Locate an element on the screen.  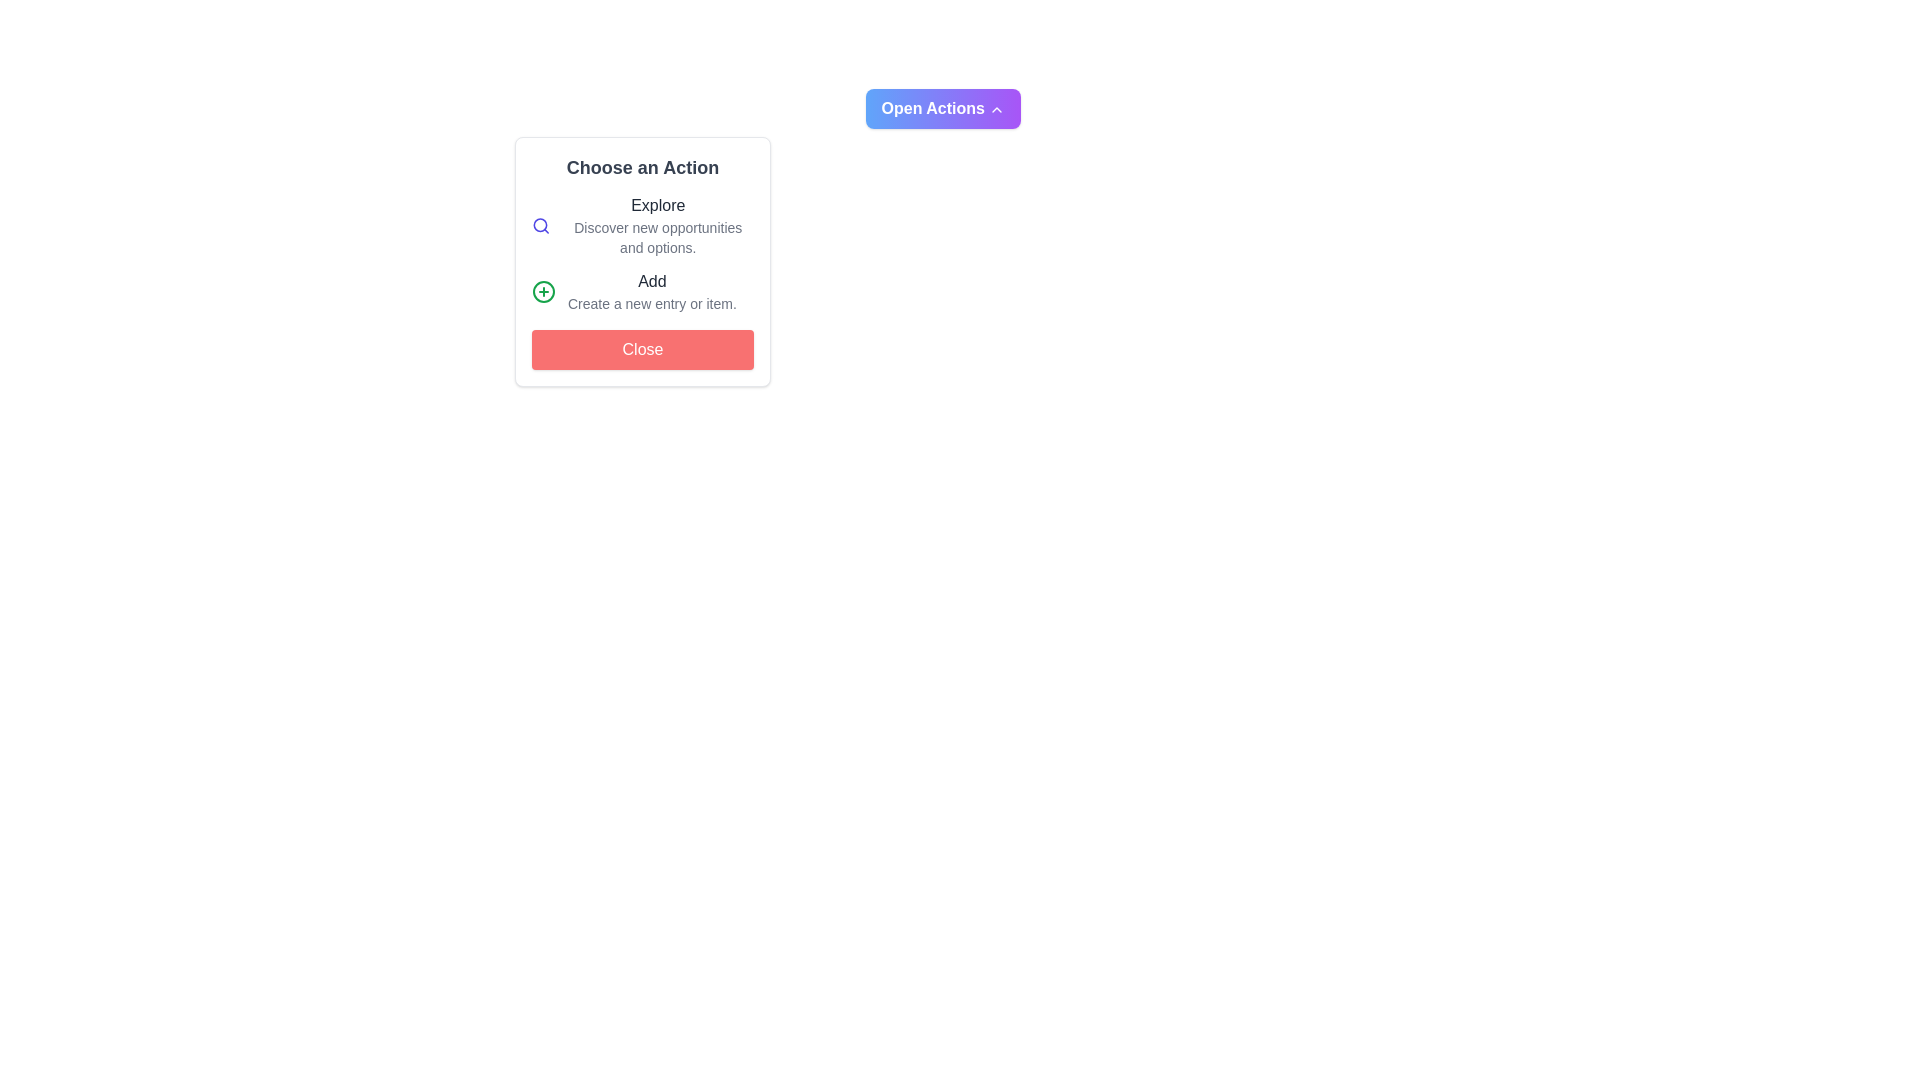
the decorative SVG component that identifies the search functionality, located in the upper right area of the UI, near the 'Open Actions' button is located at coordinates (540, 225).